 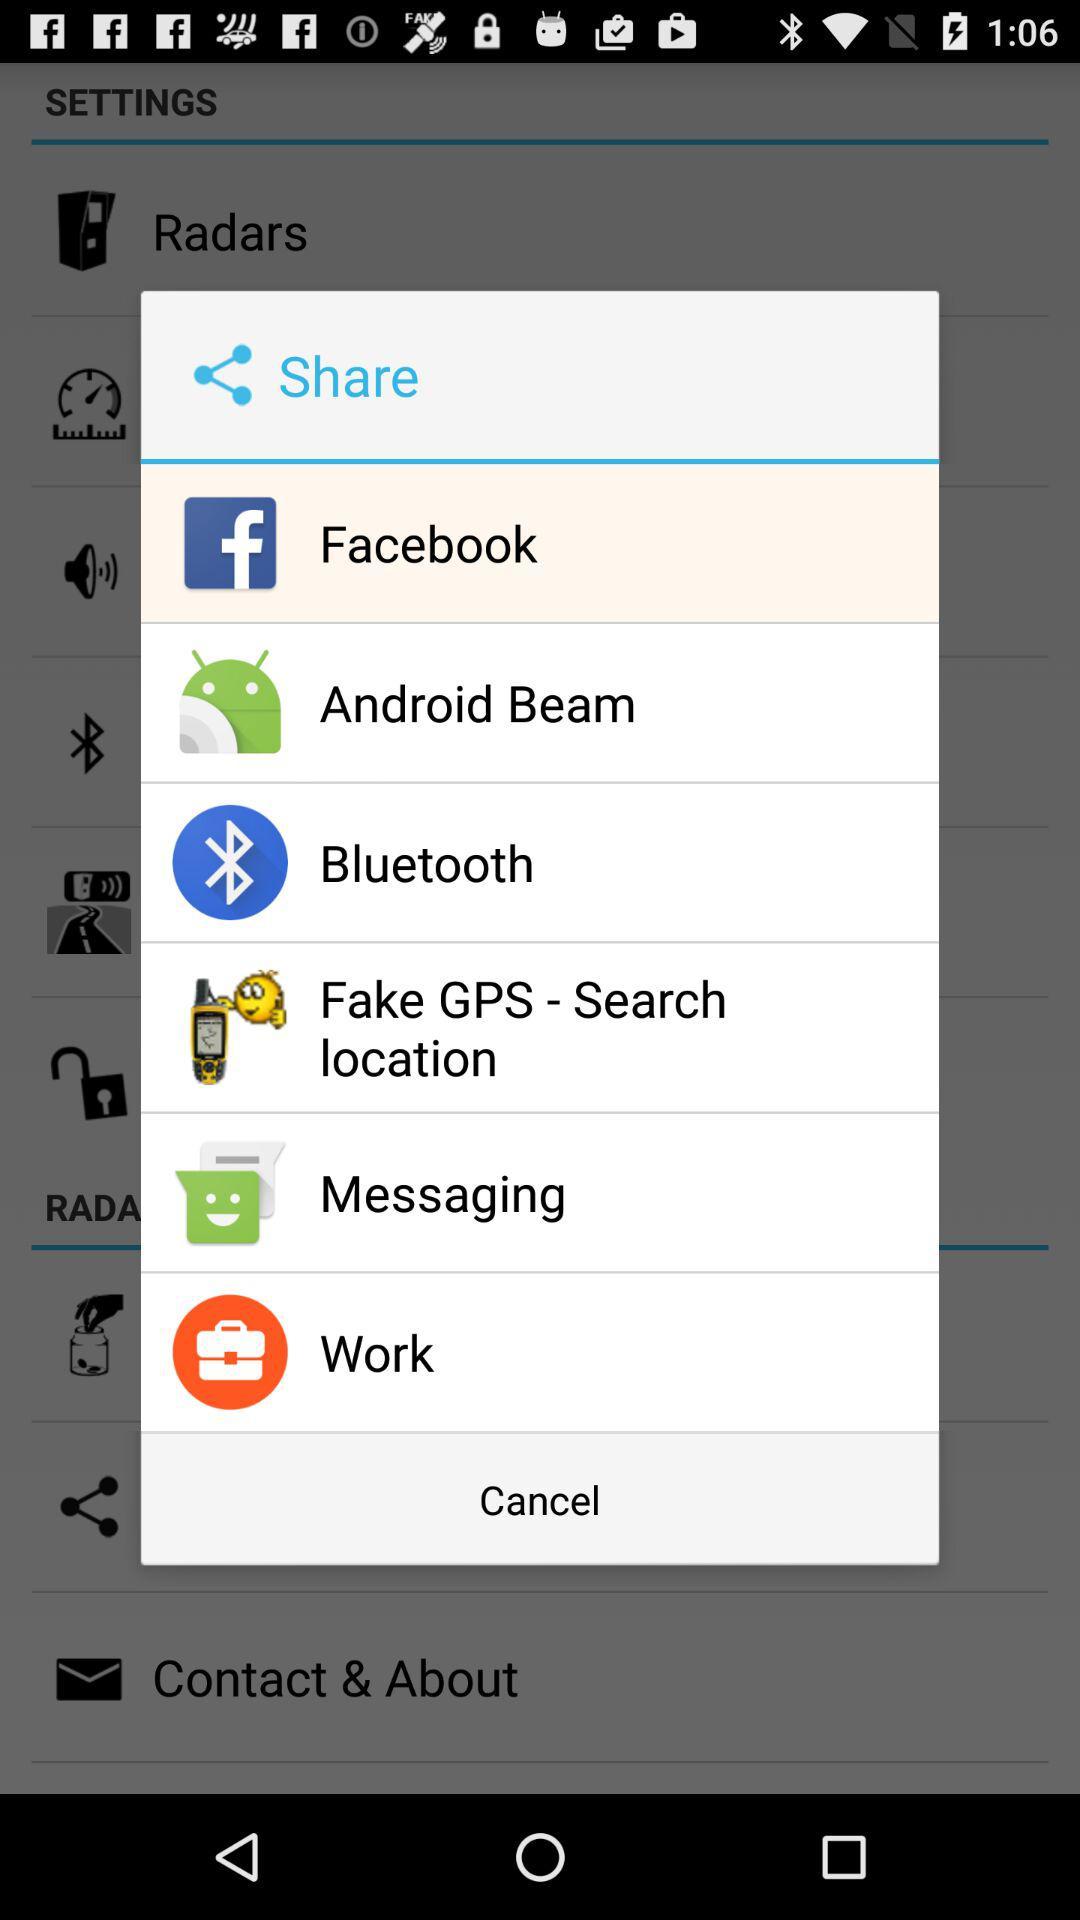 I want to click on cancel button, so click(x=540, y=1499).